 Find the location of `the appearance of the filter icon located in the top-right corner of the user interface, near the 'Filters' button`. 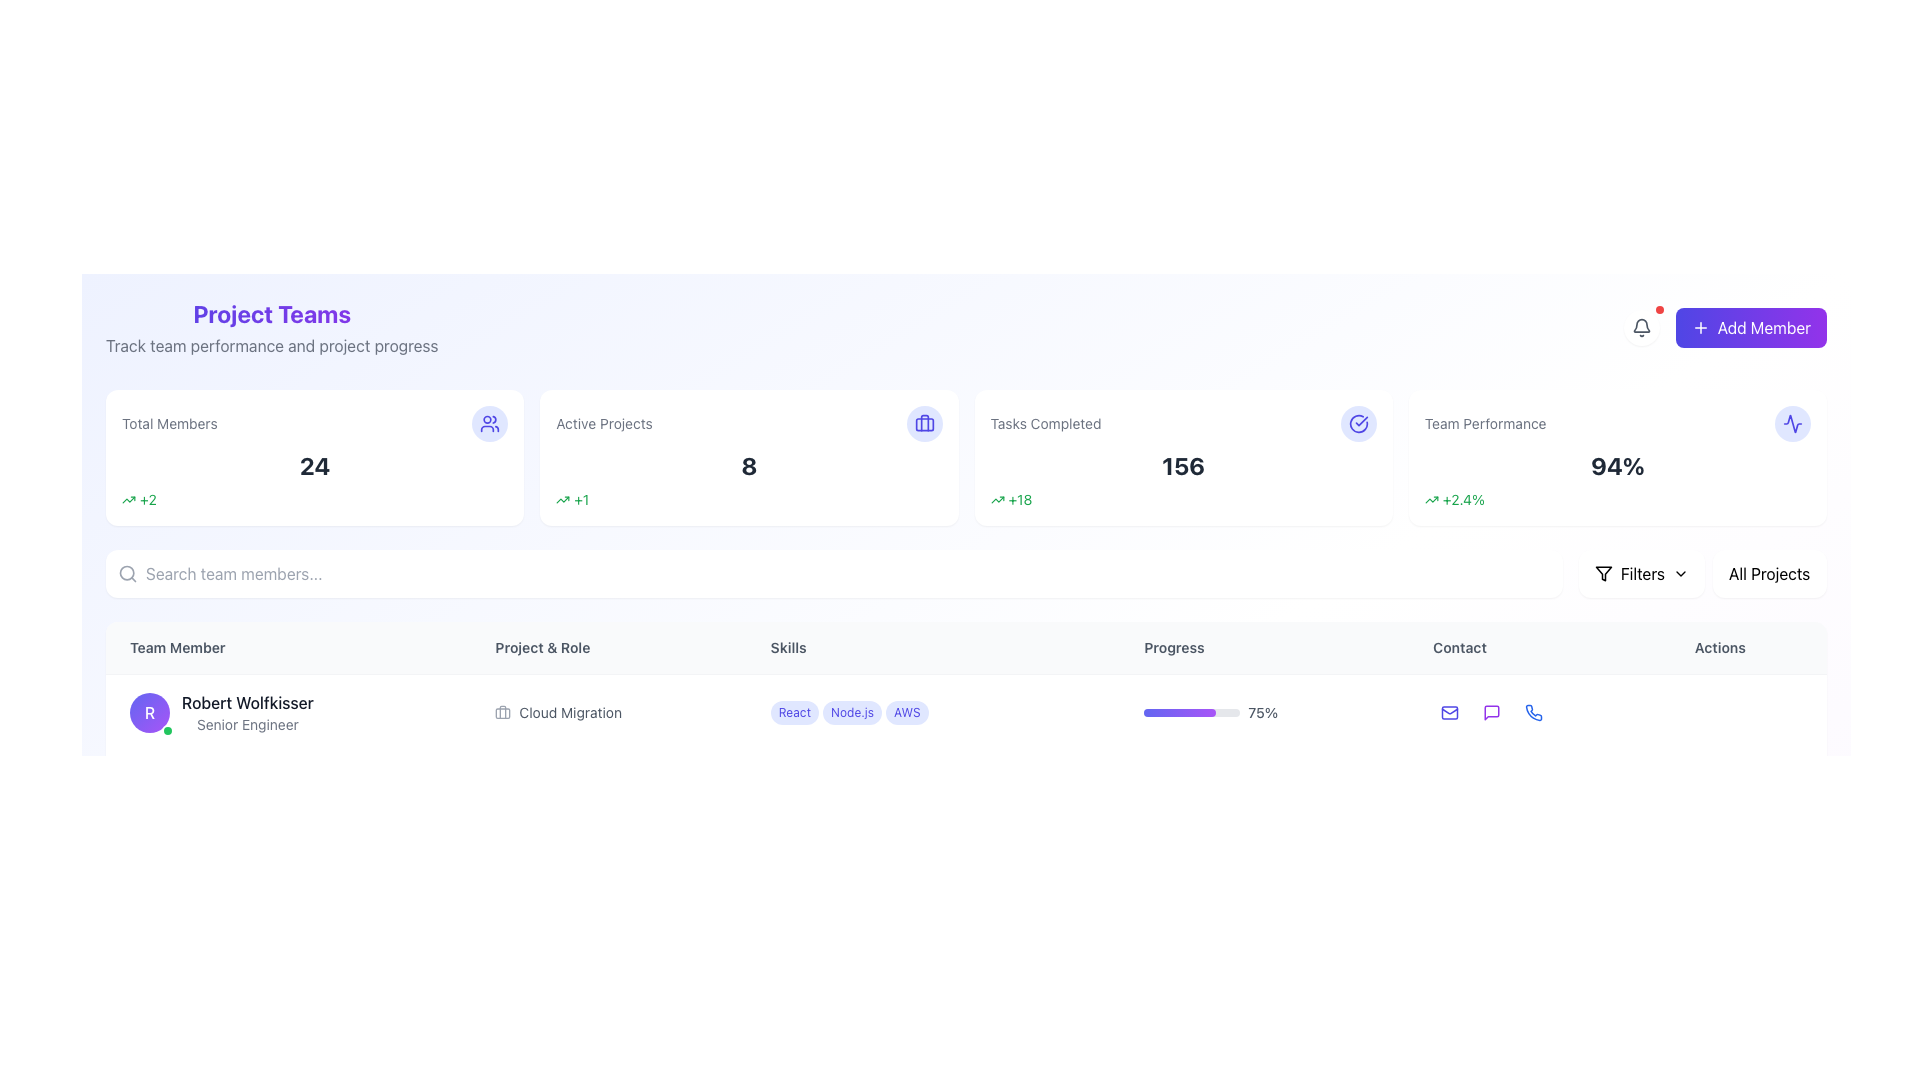

the appearance of the filter icon located in the top-right corner of the user interface, near the 'Filters' button is located at coordinates (1603, 574).